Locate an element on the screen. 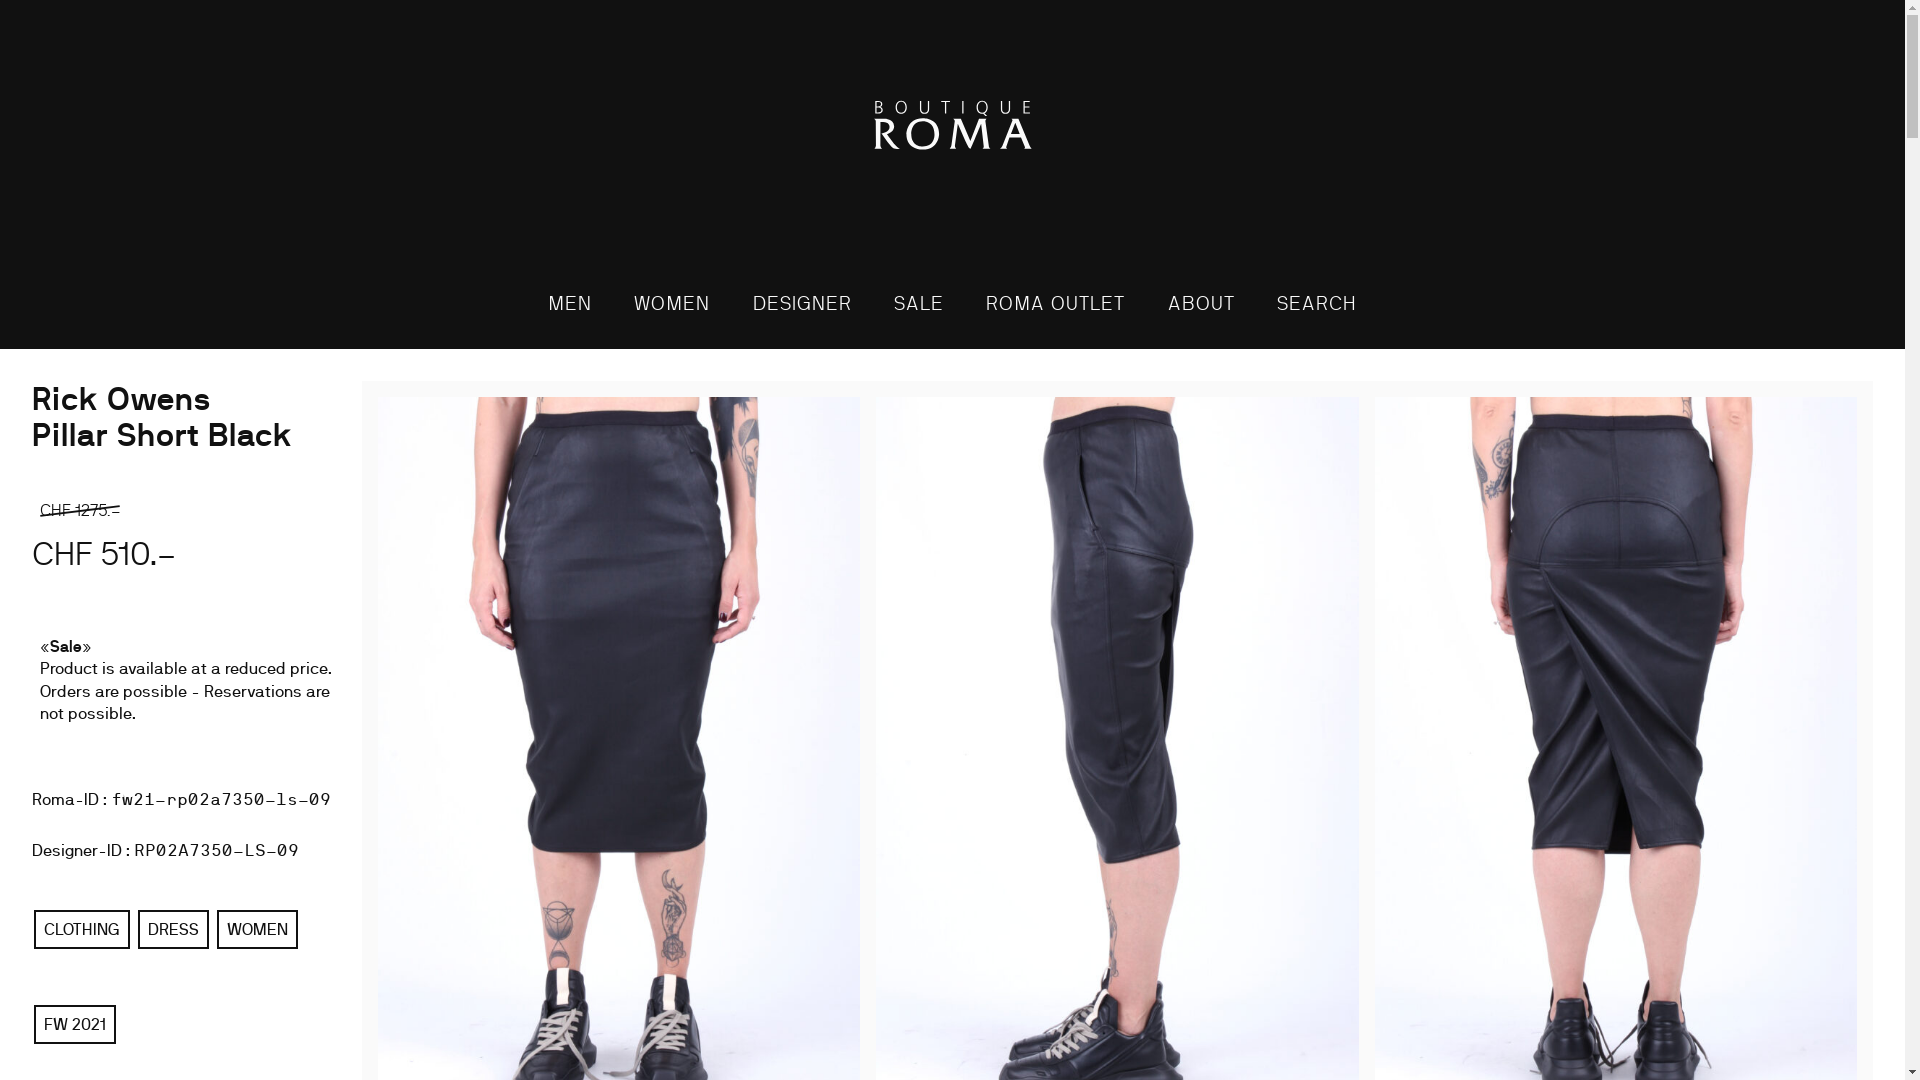 The height and width of the screenshot is (1080, 1920). 'WOMEN' is located at coordinates (672, 303).